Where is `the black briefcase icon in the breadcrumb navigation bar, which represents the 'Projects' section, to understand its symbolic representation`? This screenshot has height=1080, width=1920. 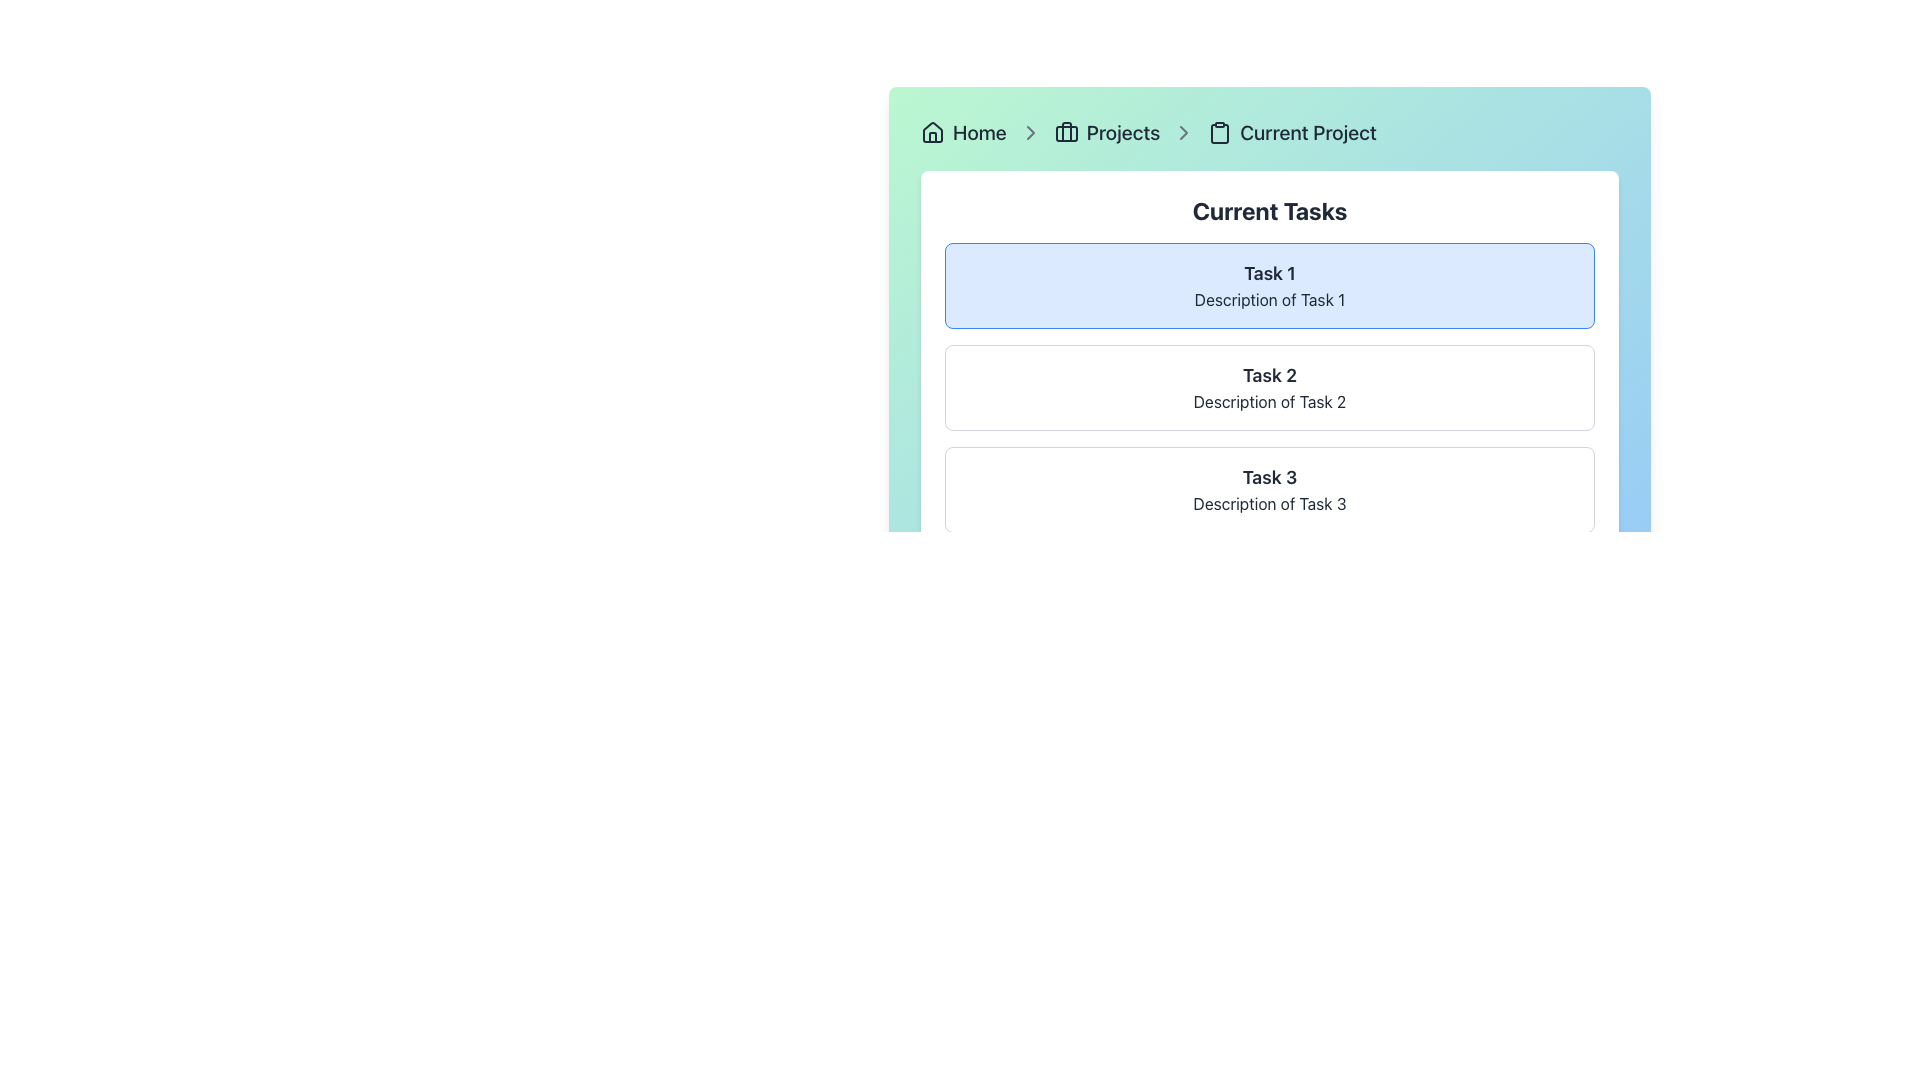
the black briefcase icon in the breadcrumb navigation bar, which represents the 'Projects' section, to understand its symbolic representation is located at coordinates (1065, 132).